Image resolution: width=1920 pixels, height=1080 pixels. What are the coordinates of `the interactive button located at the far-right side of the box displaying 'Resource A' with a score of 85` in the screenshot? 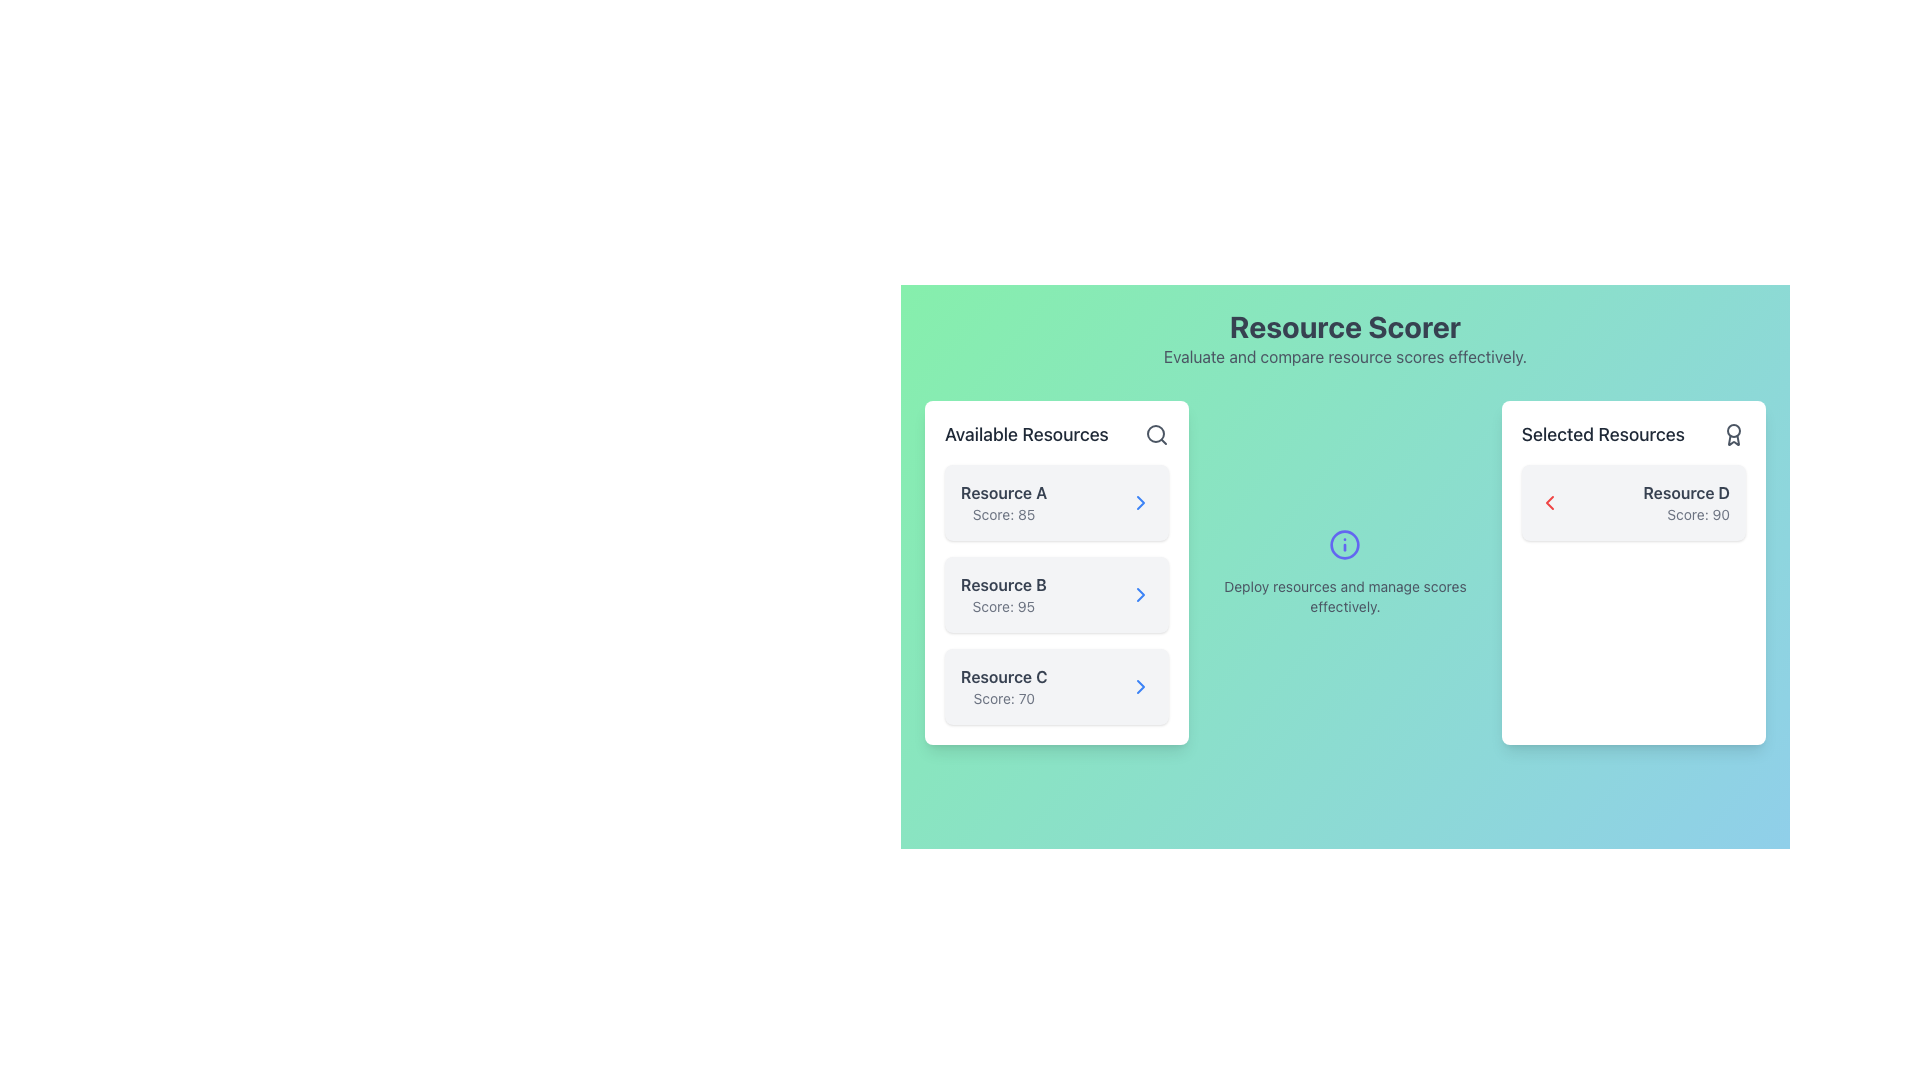 It's located at (1141, 501).